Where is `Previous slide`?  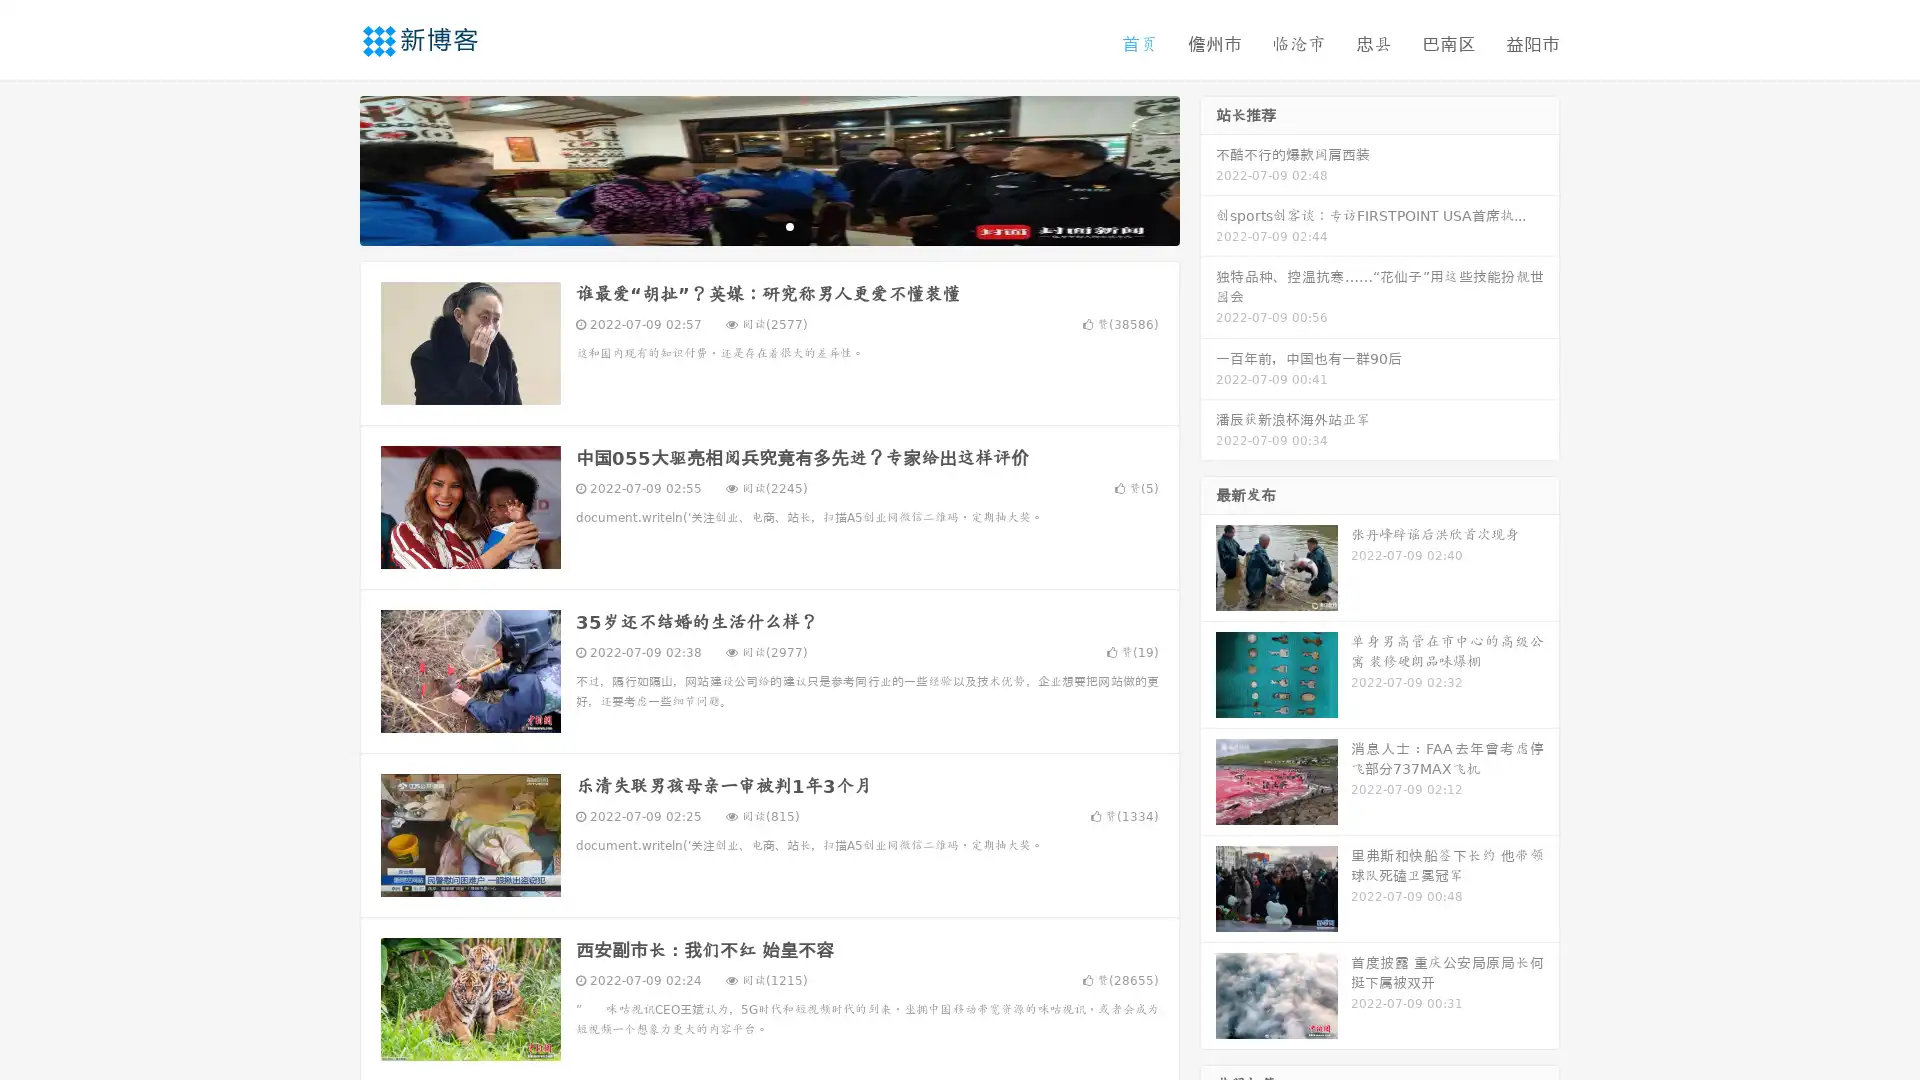
Previous slide is located at coordinates (330, 168).